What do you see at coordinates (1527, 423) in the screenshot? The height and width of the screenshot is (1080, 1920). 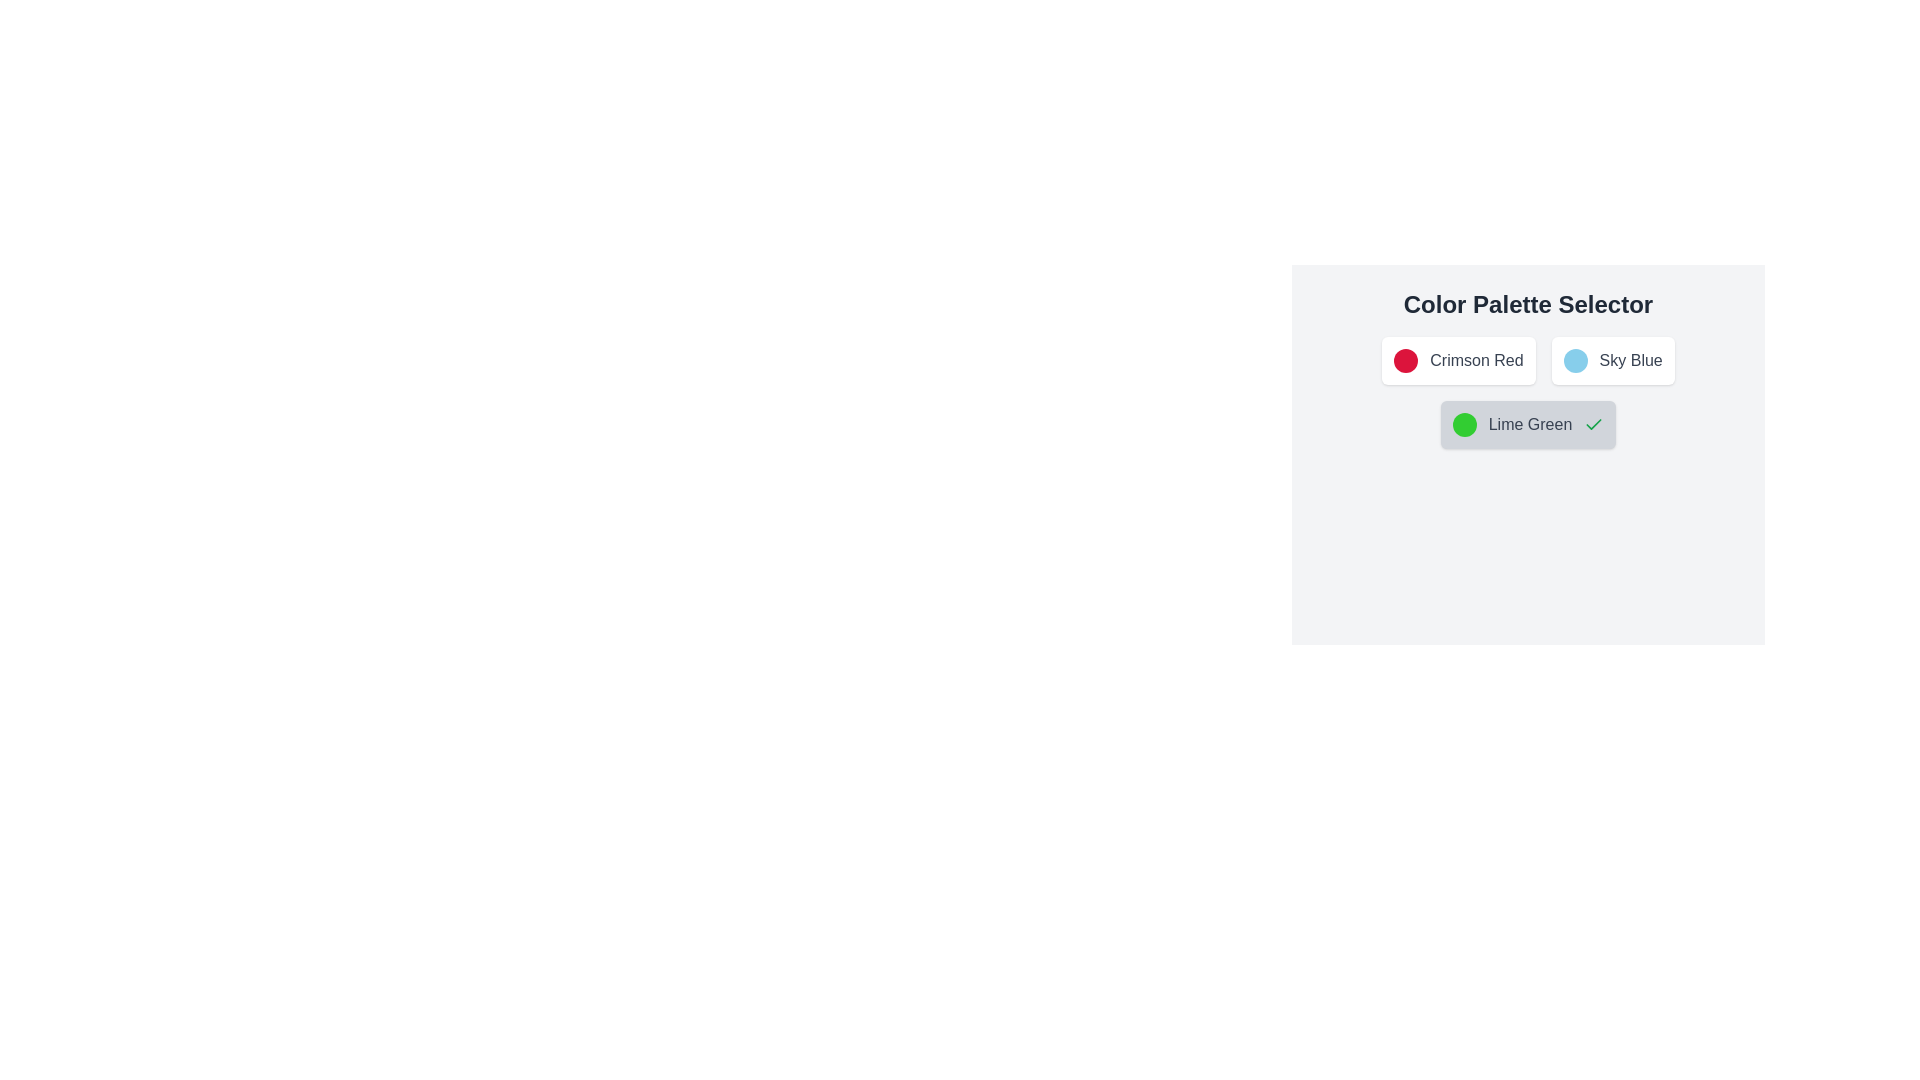 I see `the color palette item corresponding to Lime Green to toggle its selection state` at bounding box center [1527, 423].